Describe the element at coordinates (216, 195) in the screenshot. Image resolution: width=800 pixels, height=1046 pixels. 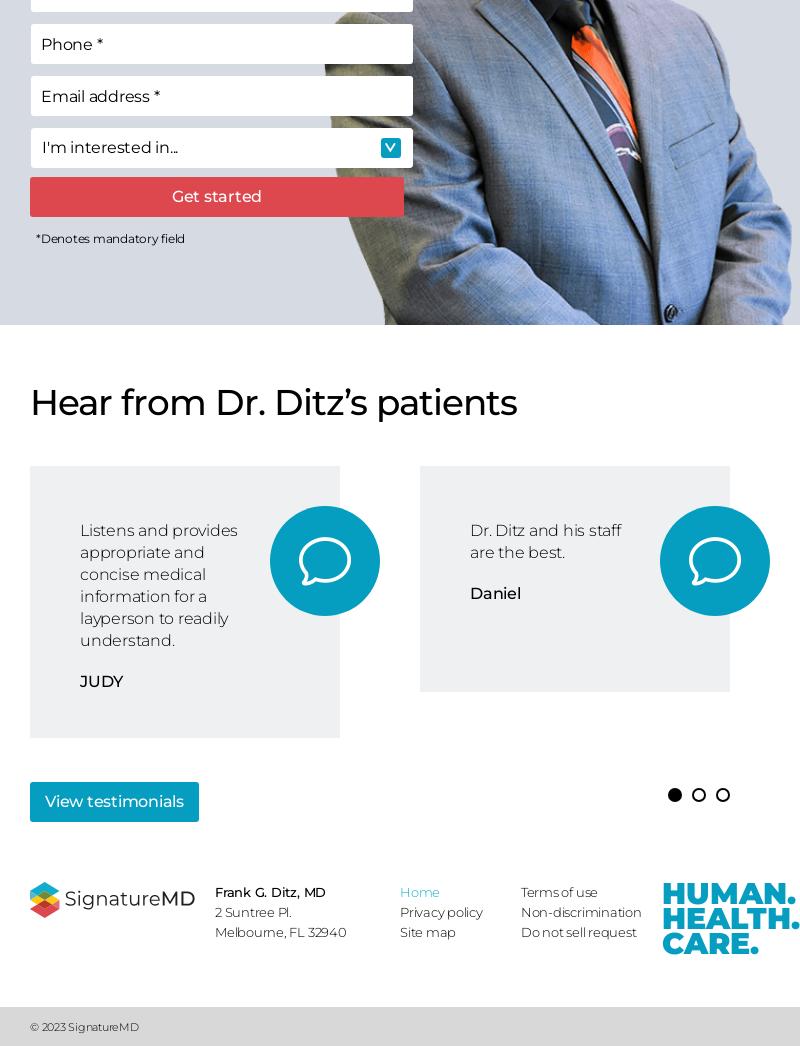
I see `'Get started'` at that location.